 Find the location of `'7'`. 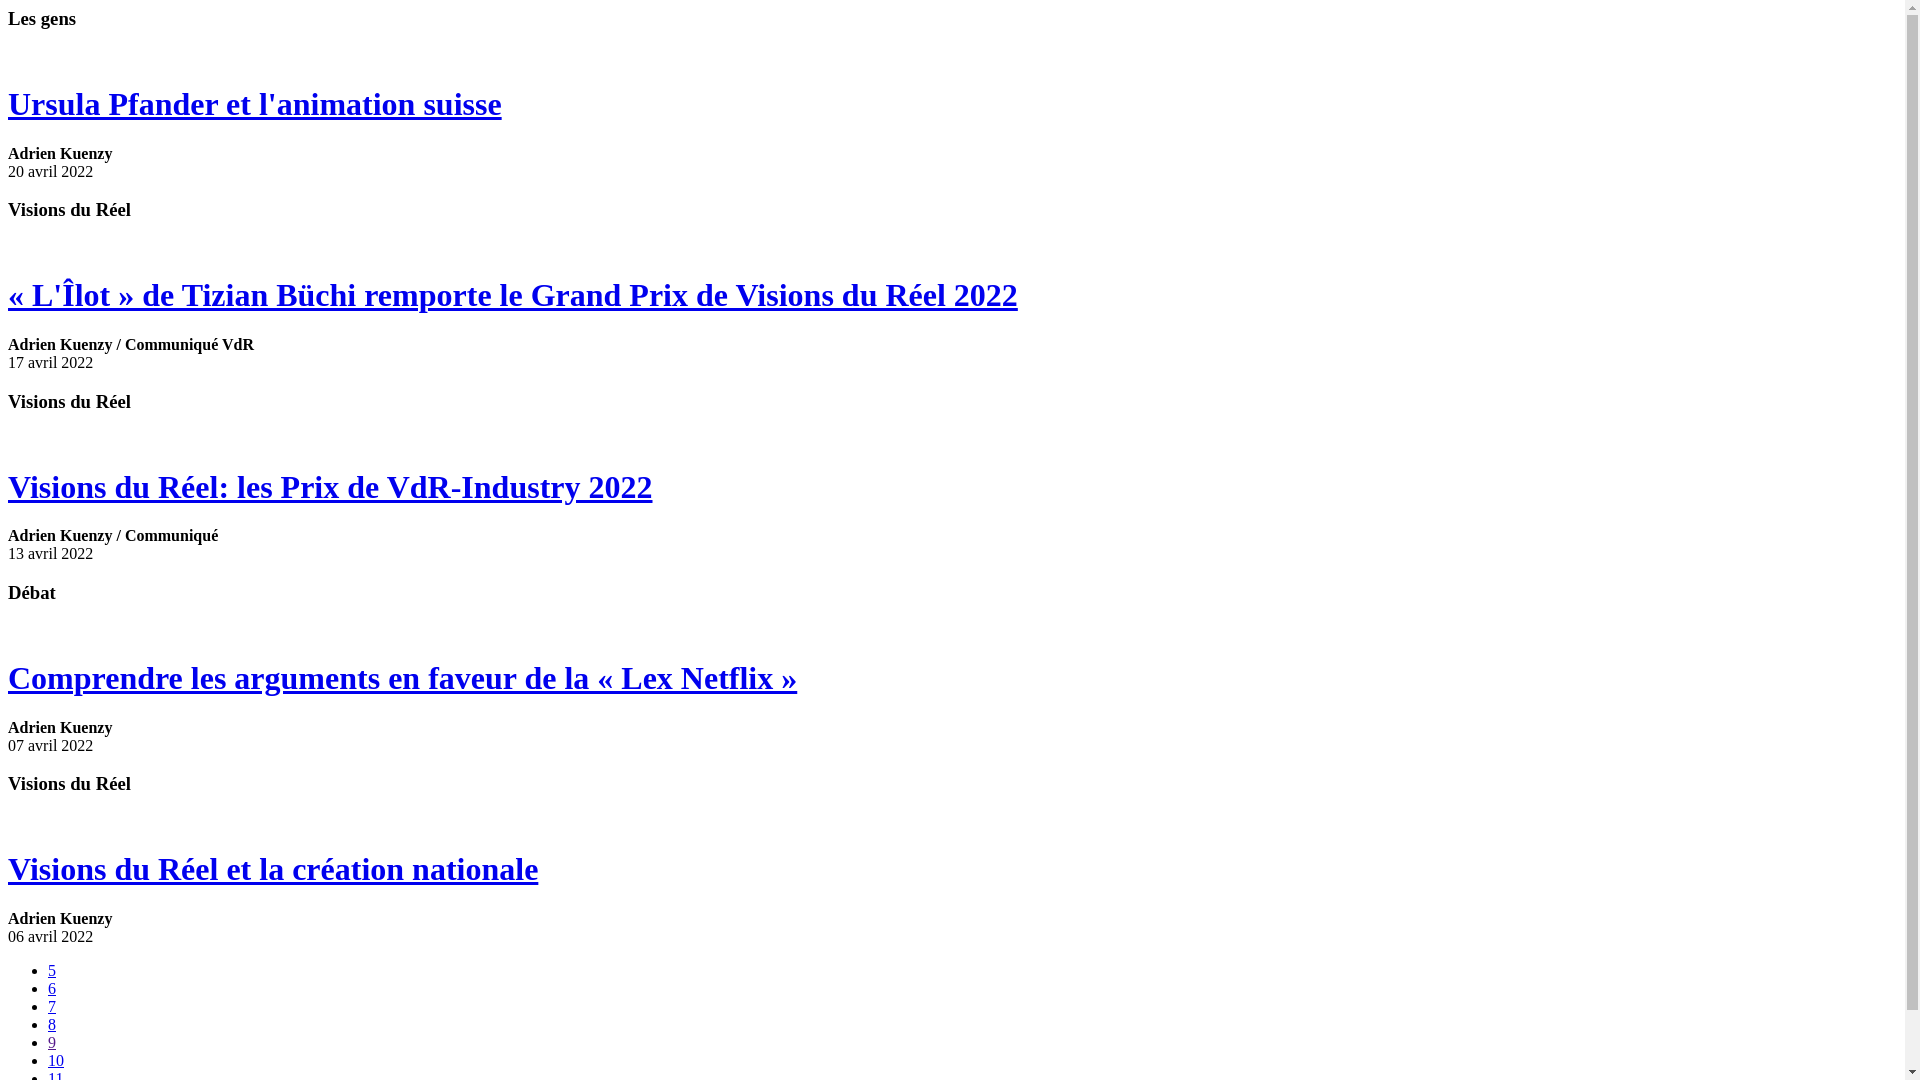

'7' is located at coordinates (52, 1006).